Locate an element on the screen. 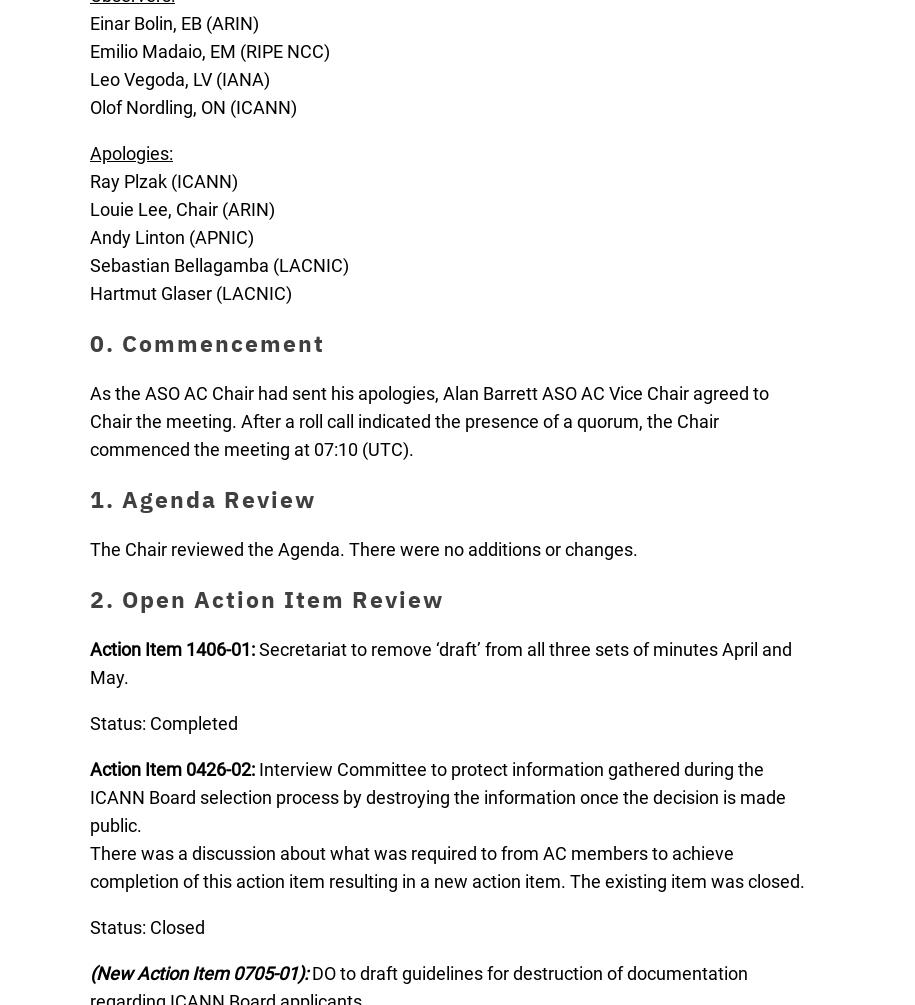  'There was a discussion about what was required to from AC members to achieve completion of this action item resulting in a new action item. The existing item was closed.' is located at coordinates (447, 866).